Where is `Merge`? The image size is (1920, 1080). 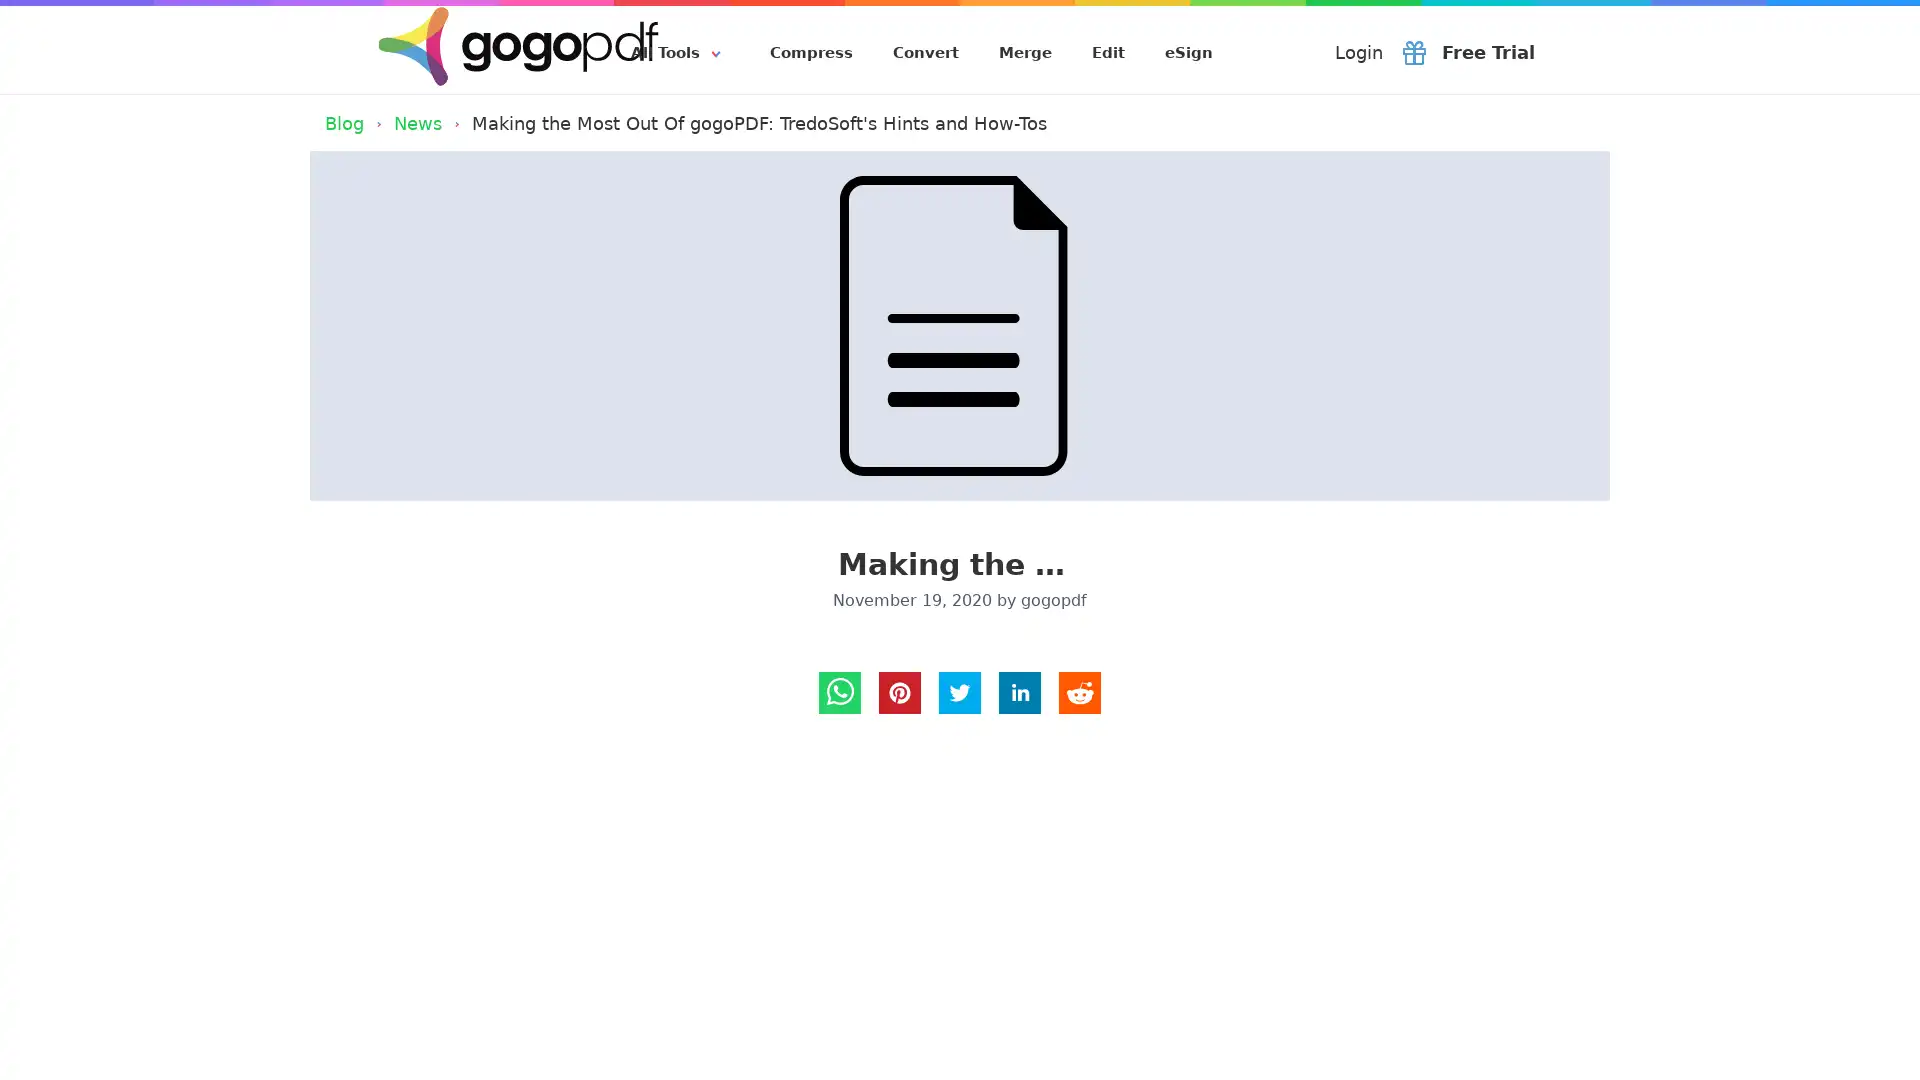
Merge is located at coordinates (1025, 51).